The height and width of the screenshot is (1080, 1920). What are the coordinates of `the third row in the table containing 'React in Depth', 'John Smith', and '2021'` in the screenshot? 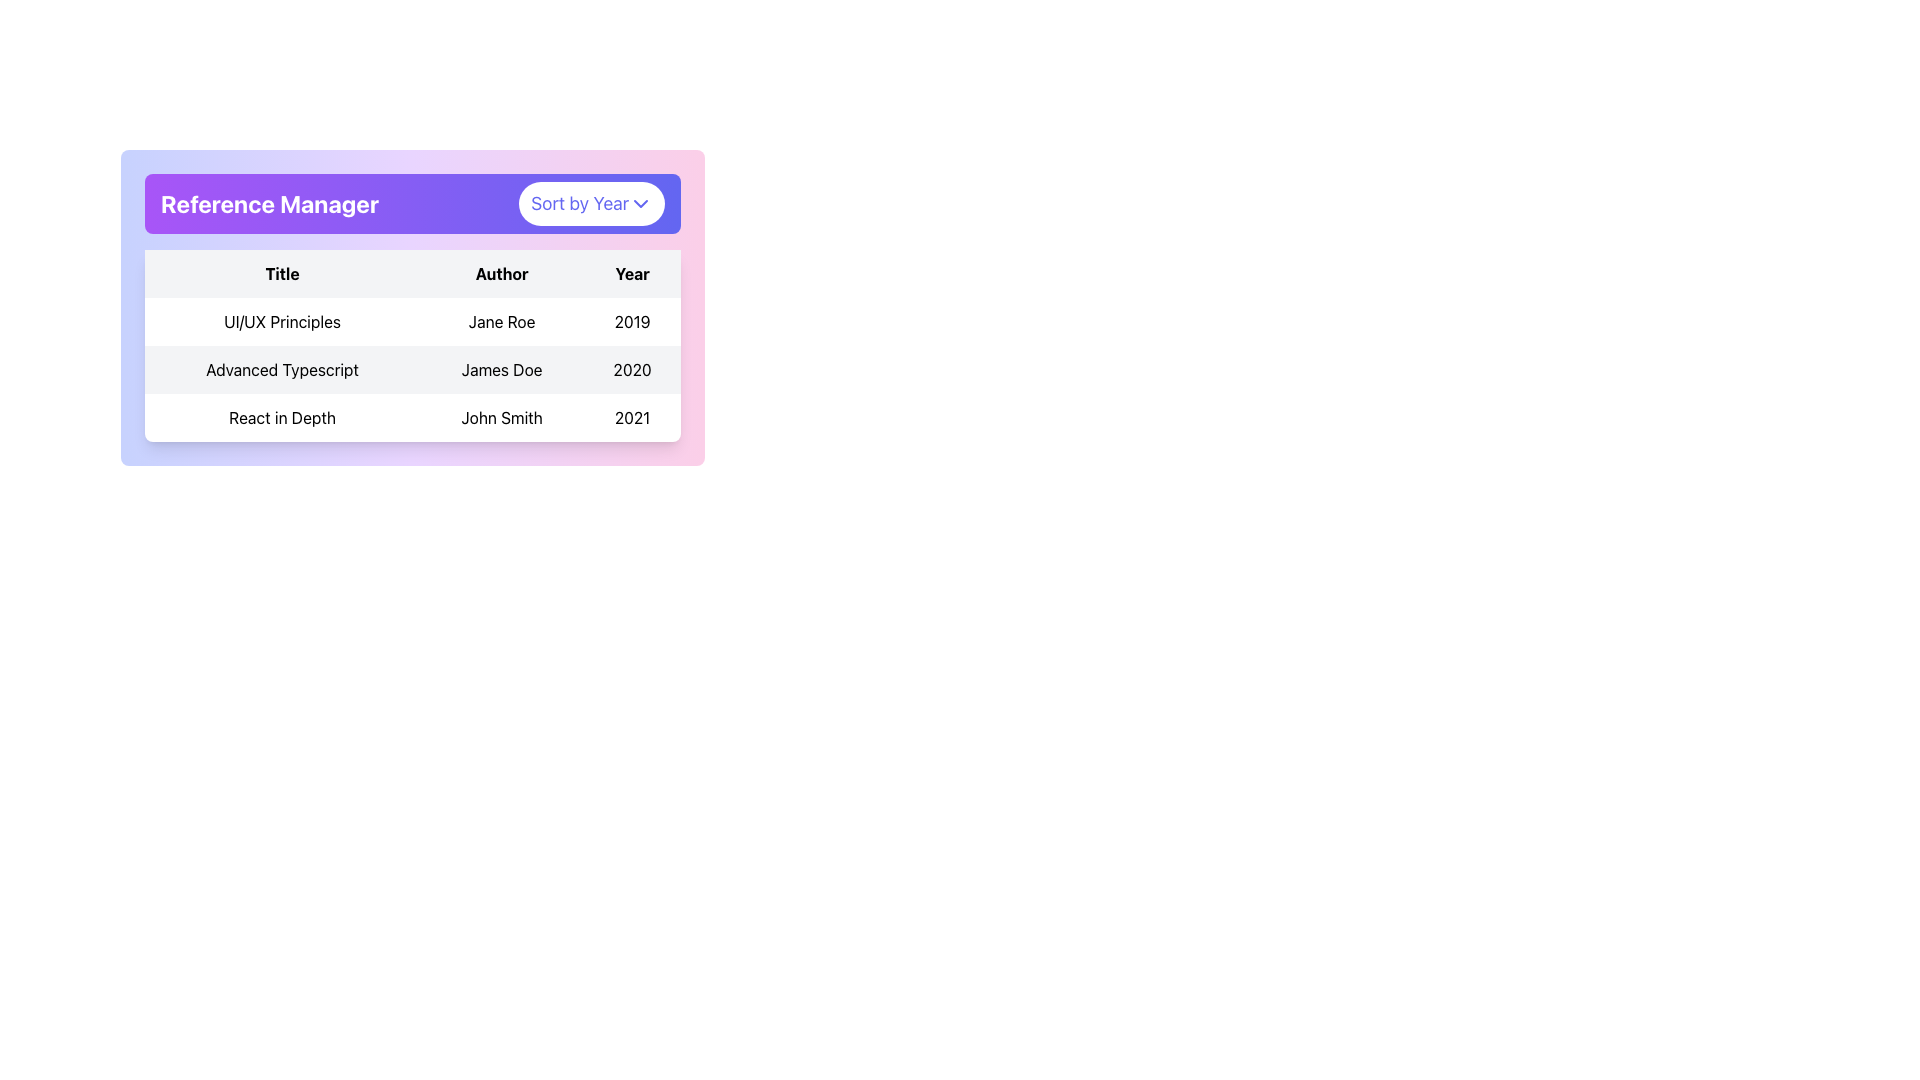 It's located at (411, 416).